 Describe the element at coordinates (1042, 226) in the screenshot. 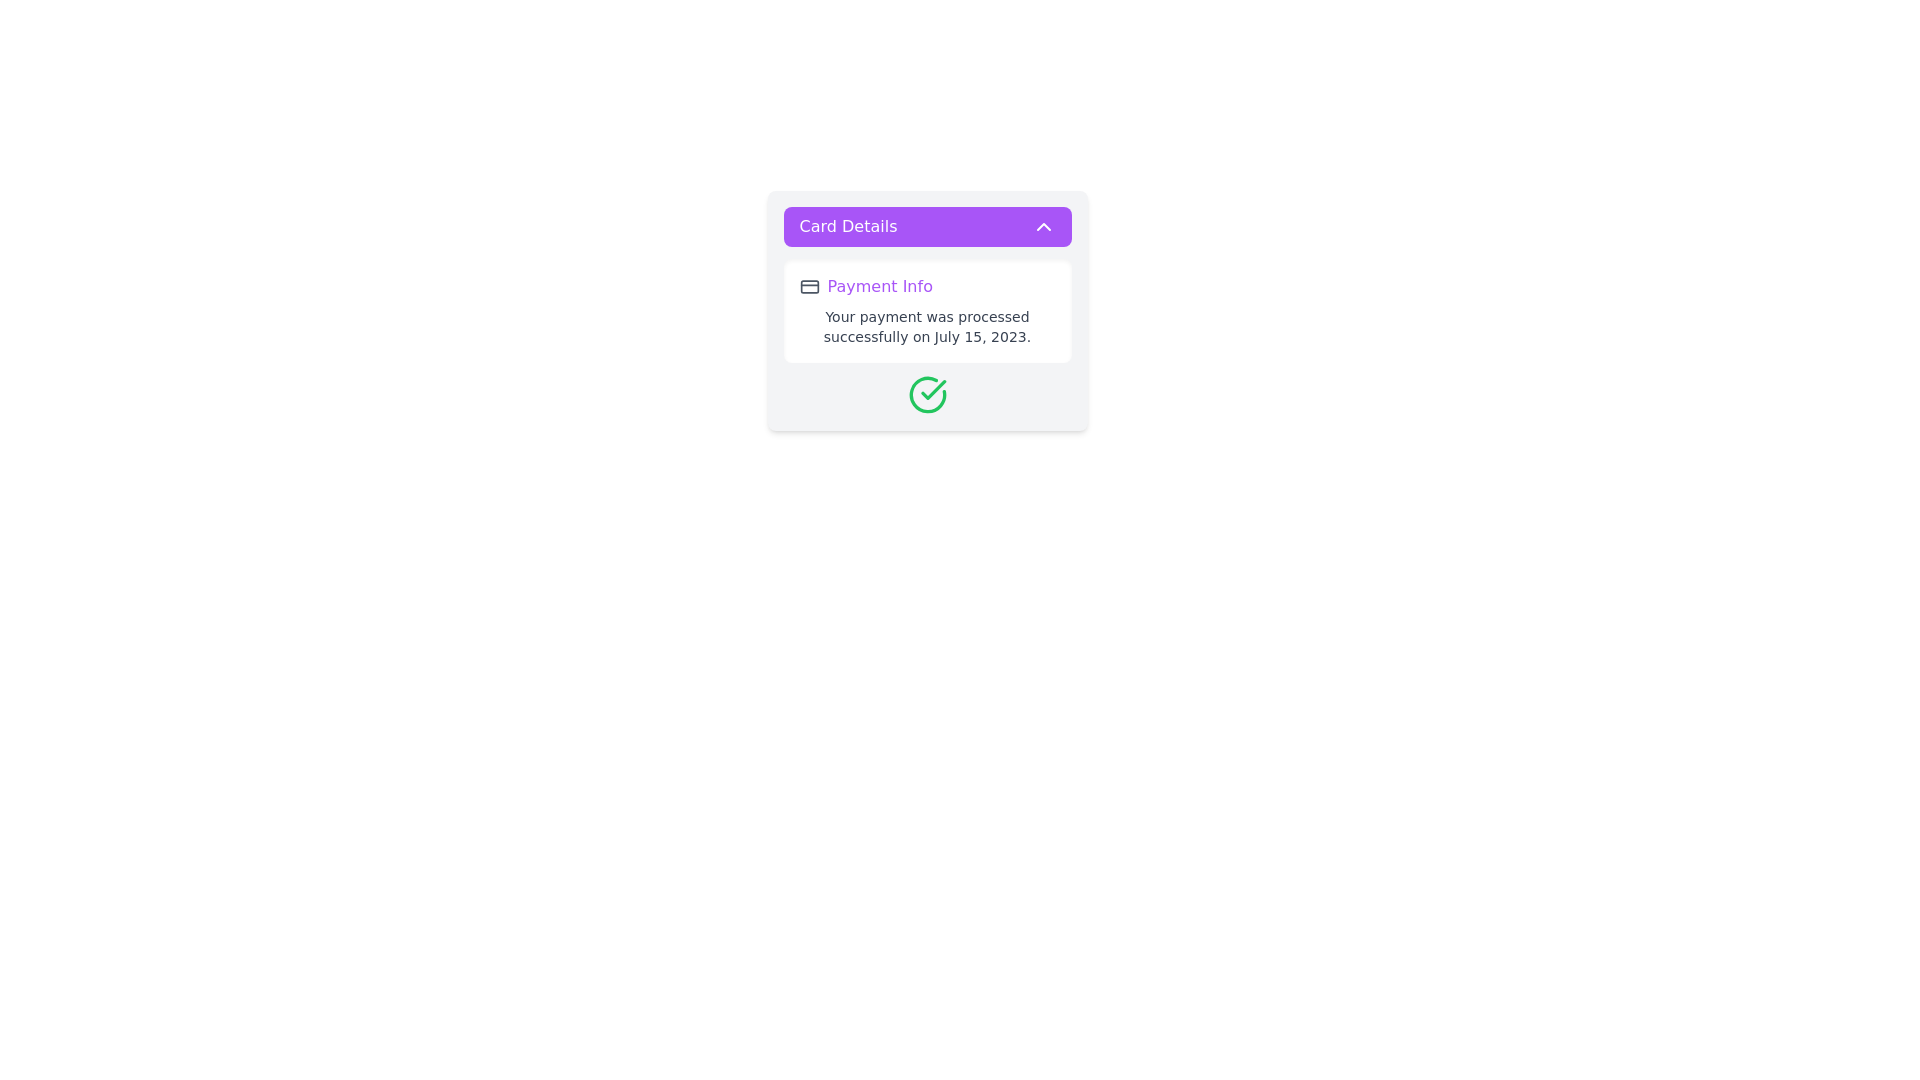

I see `the chevron-up icon button located at the rightmost end of the 'Card Details' header bar` at that location.